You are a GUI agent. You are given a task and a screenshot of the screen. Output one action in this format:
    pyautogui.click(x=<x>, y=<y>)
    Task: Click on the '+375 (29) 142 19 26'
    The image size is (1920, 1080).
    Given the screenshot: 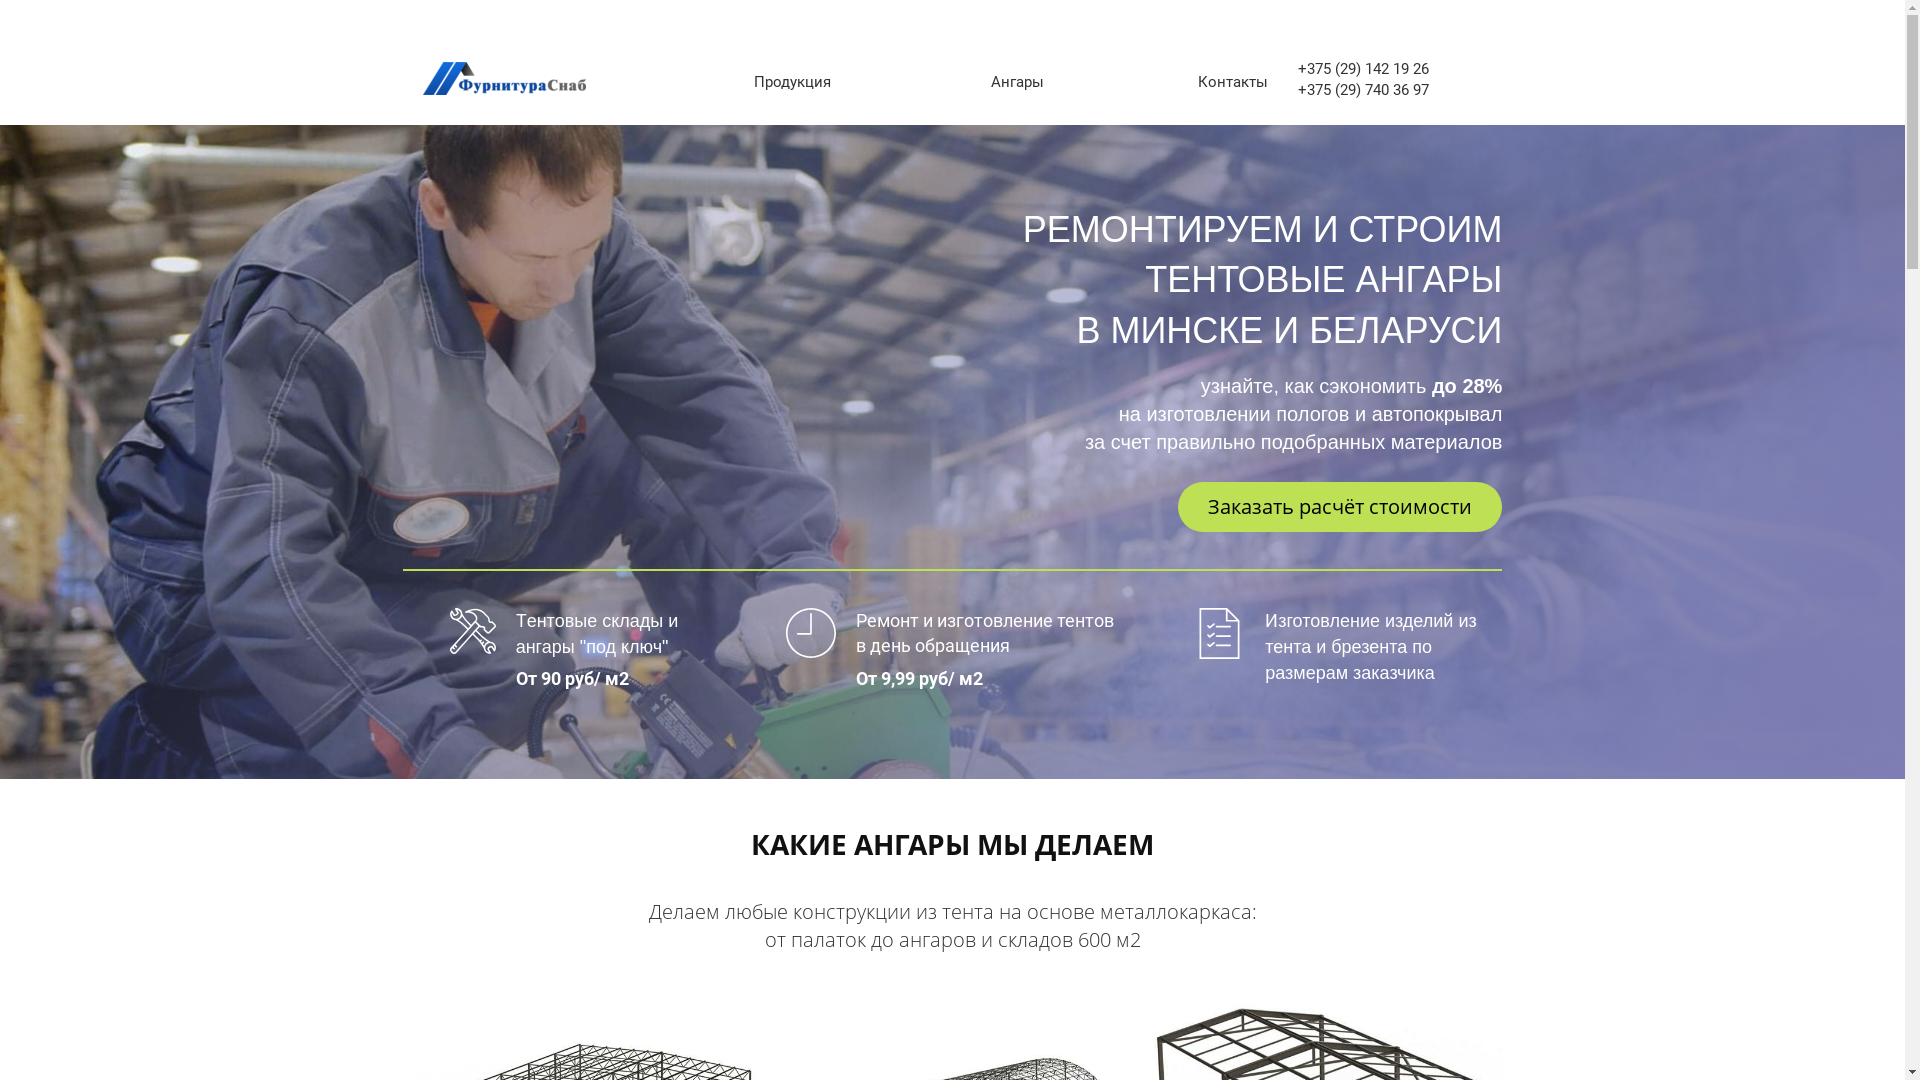 What is the action you would take?
    pyautogui.click(x=1362, y=68)
    